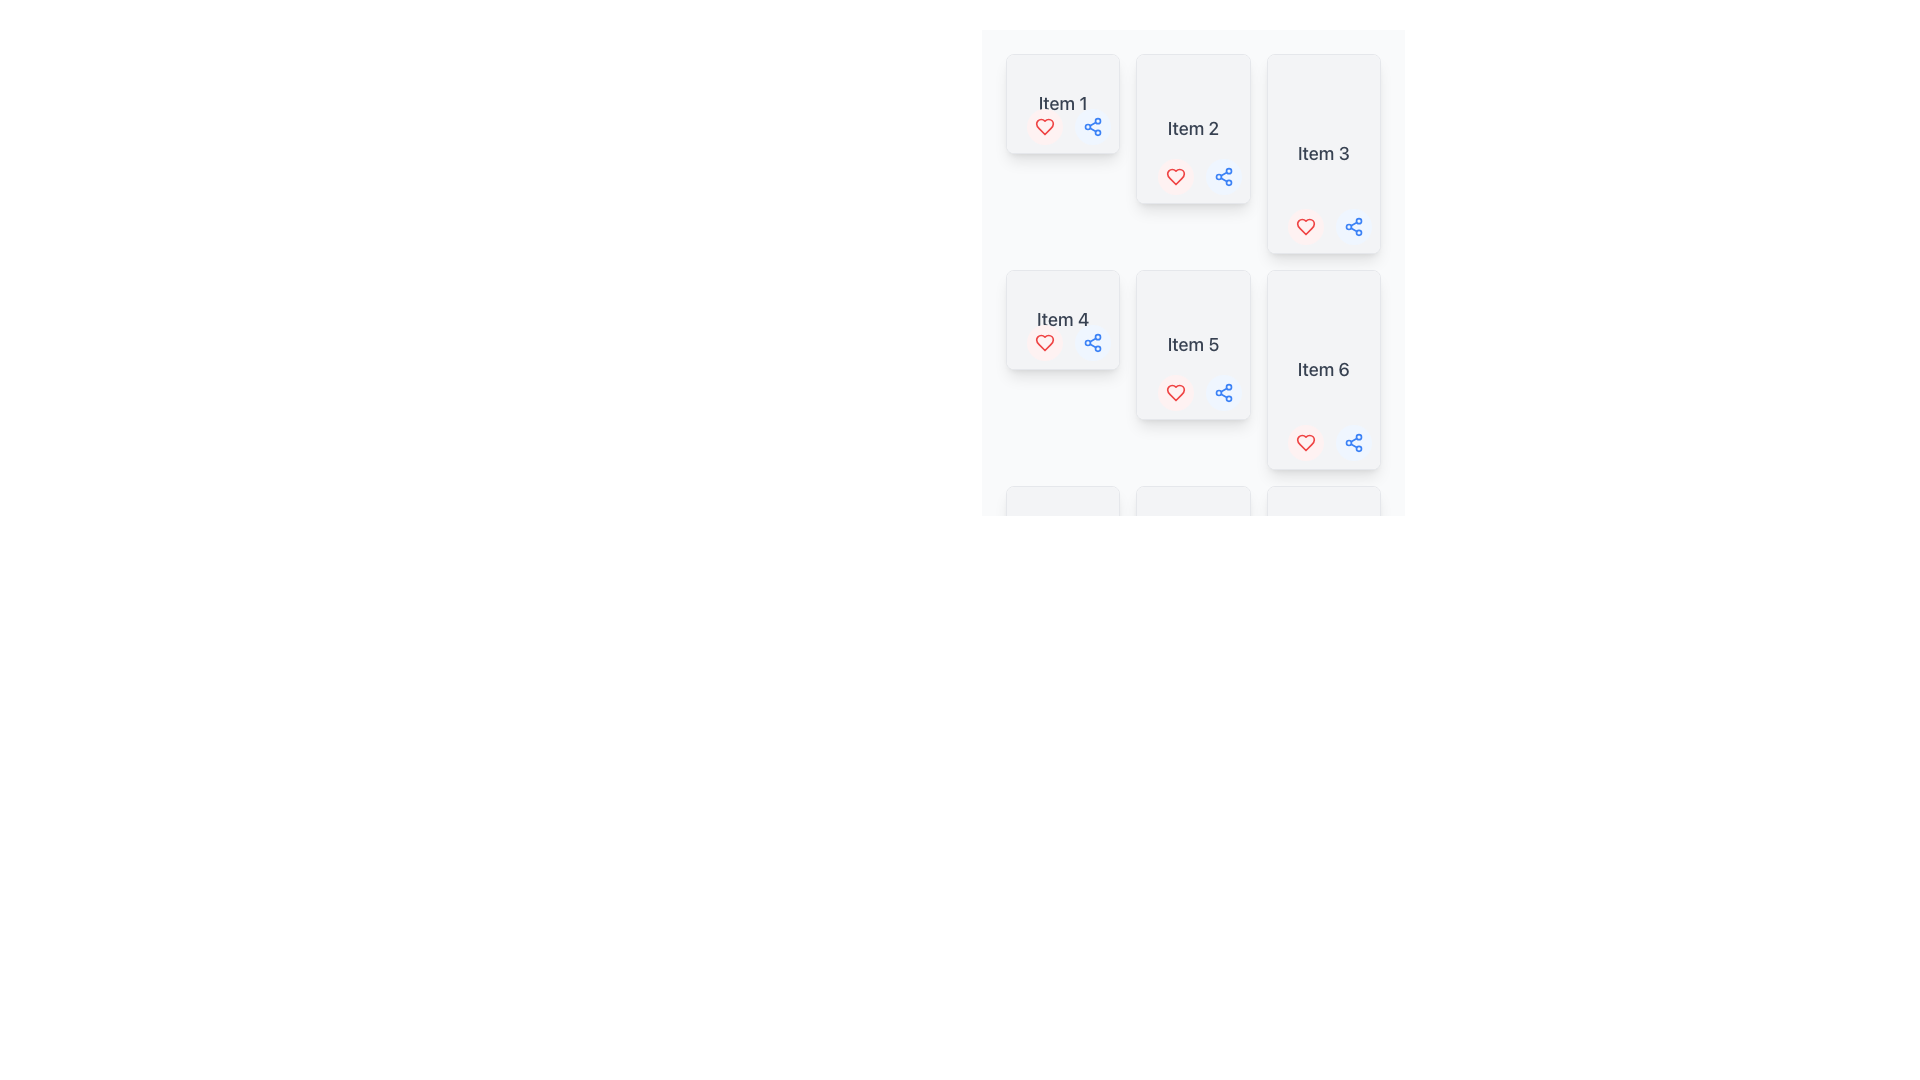 Image resolution: width=1920 pixels, height=1080 pixels. What do you see at coordinates (1175, 393) in the screenshot?
I see `the heart icon button located in the bottom-right section of the 'Item 5' tile` at bounding box center [1175, 393].